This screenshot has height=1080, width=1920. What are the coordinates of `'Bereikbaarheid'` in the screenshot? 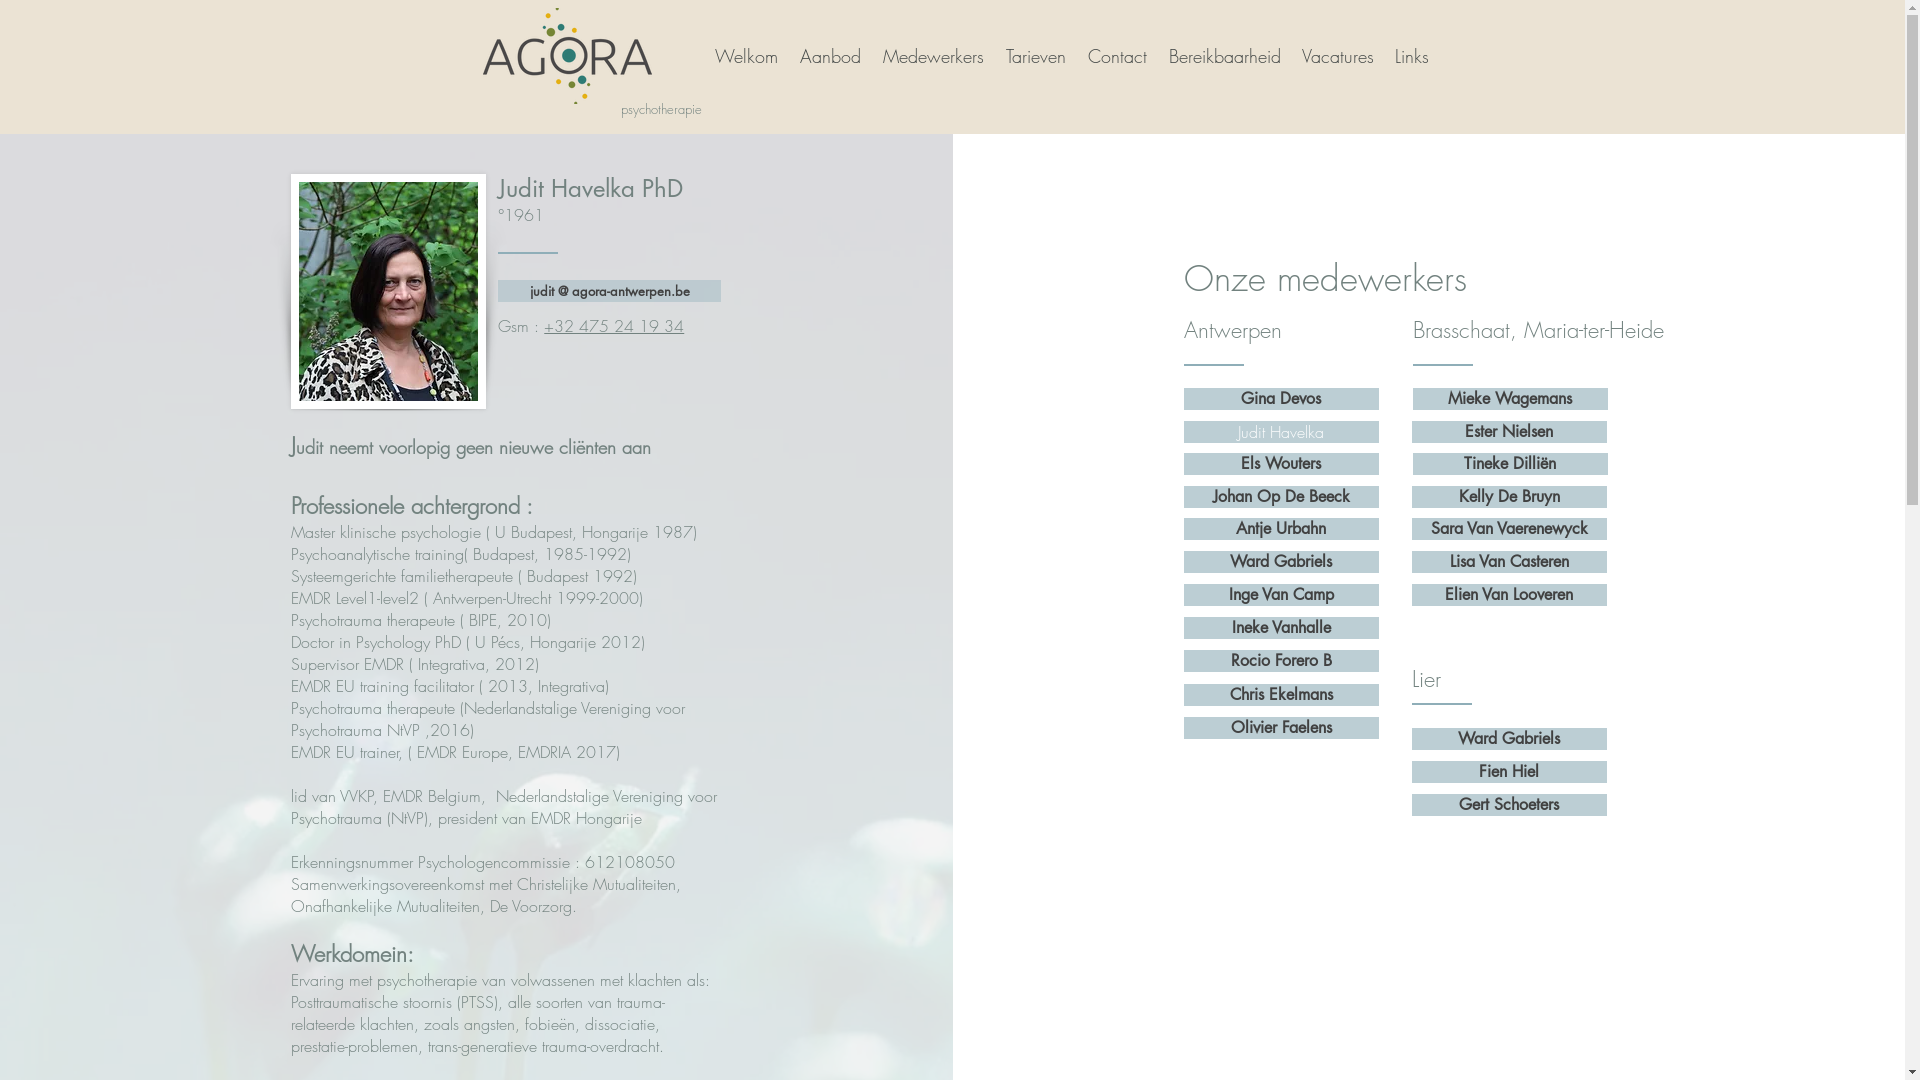 It's located at (1222, 55).